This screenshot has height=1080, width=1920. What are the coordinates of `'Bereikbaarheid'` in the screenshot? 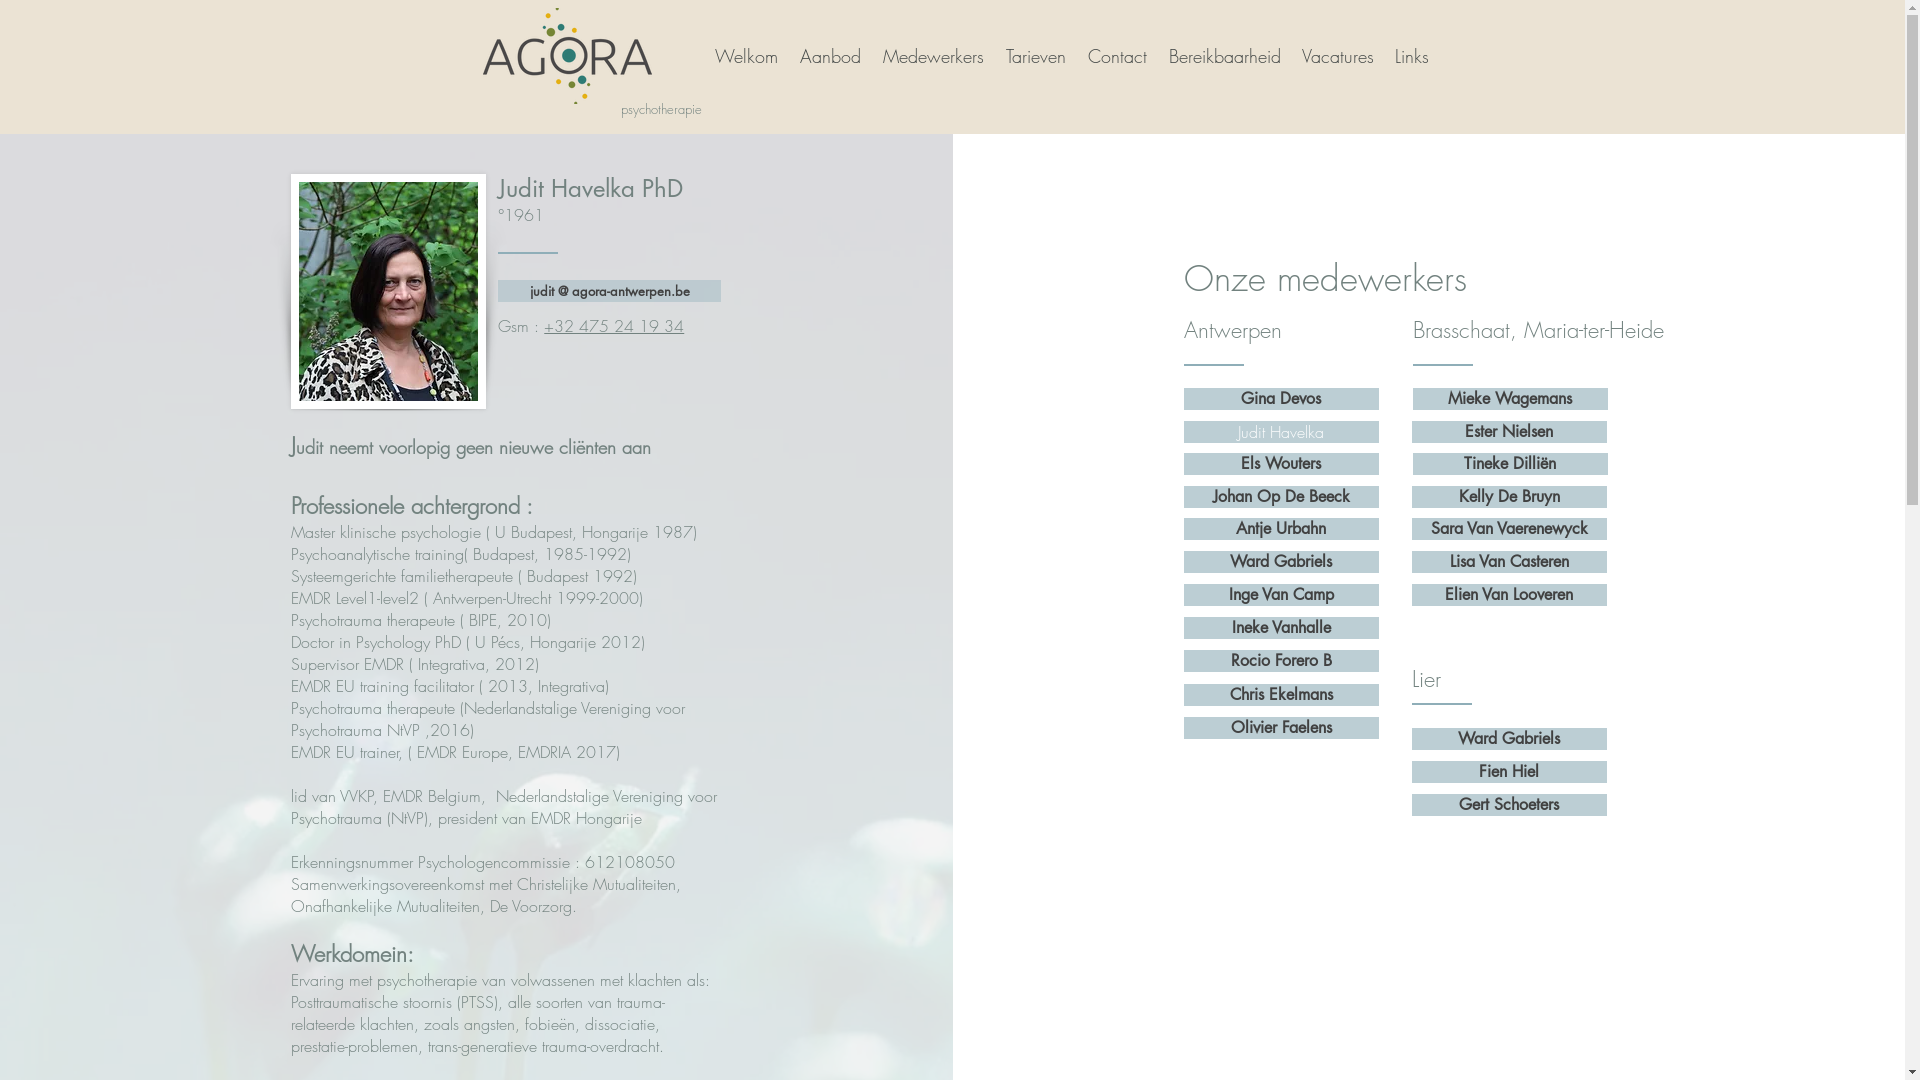 It's located at (1222, 55).